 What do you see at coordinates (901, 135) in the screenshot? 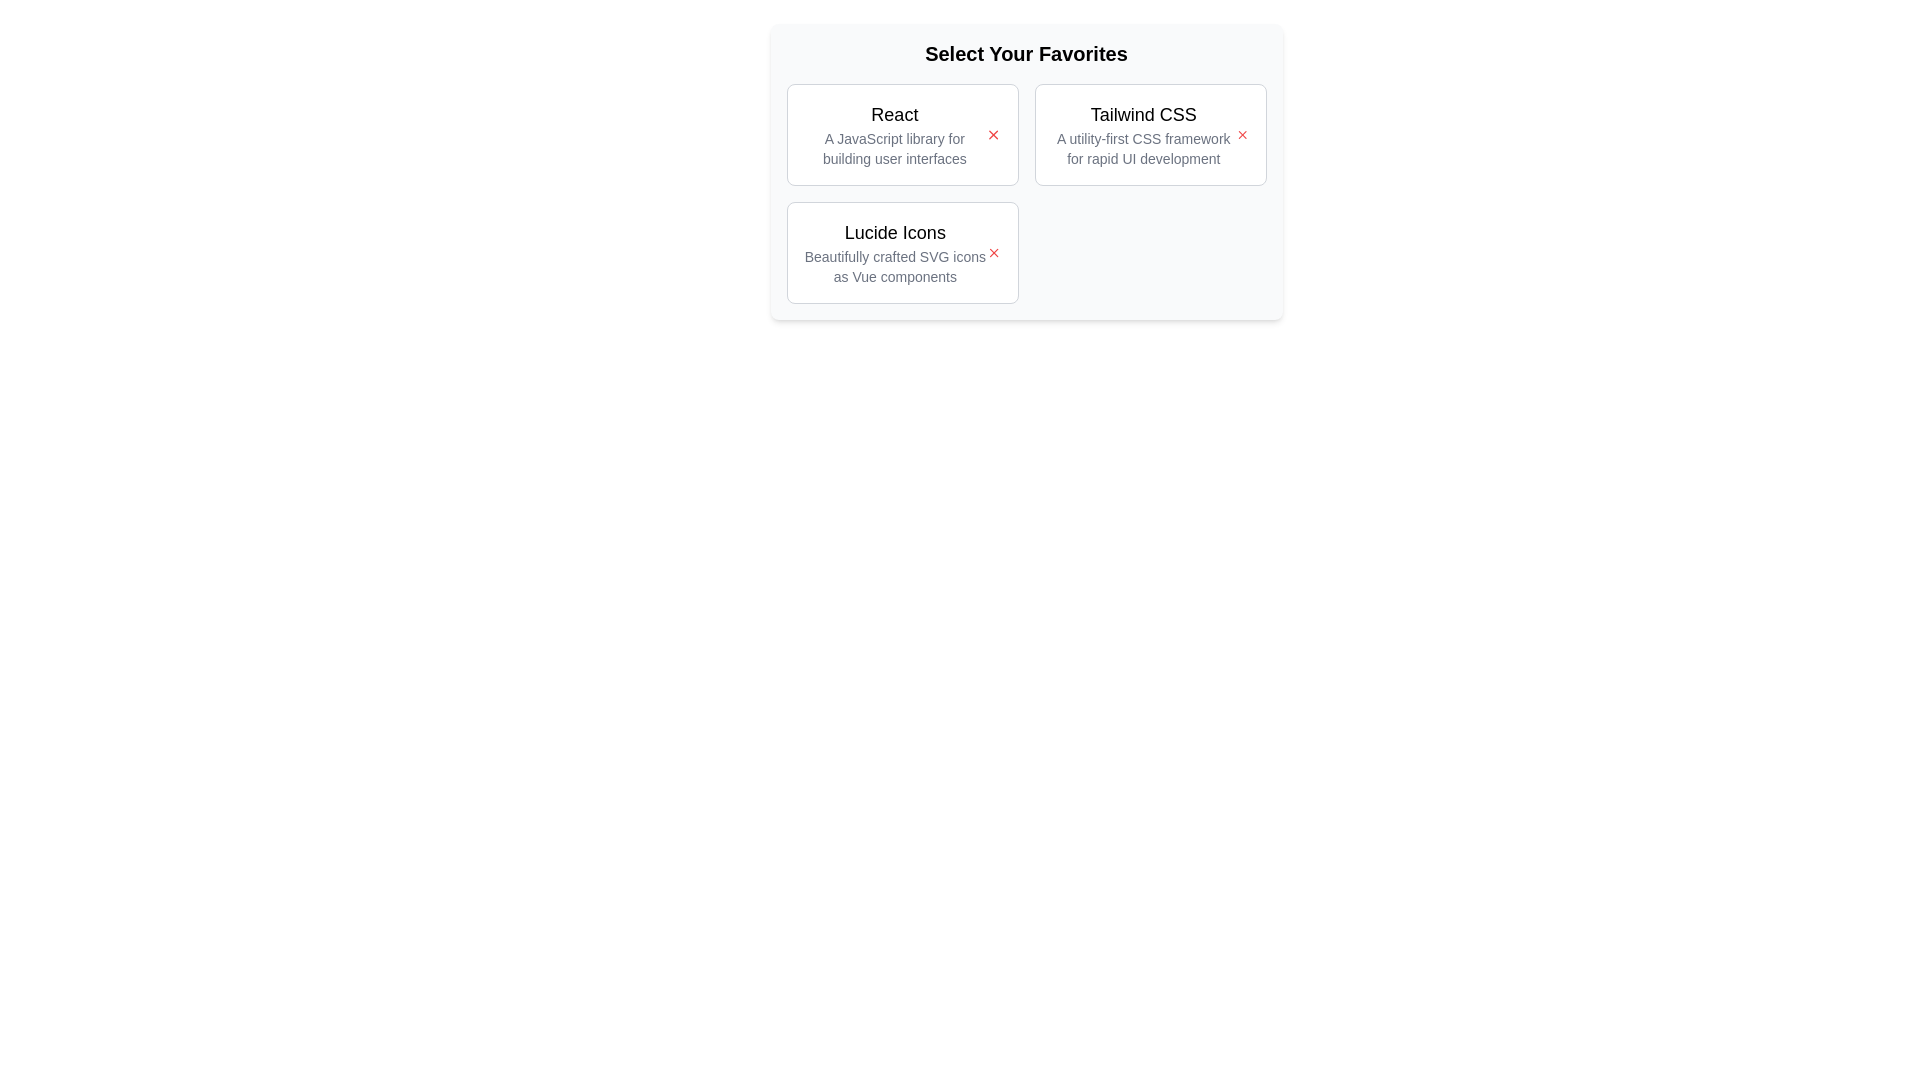
I see `the chip labeled 'React'` at bounding box center [901, 135].